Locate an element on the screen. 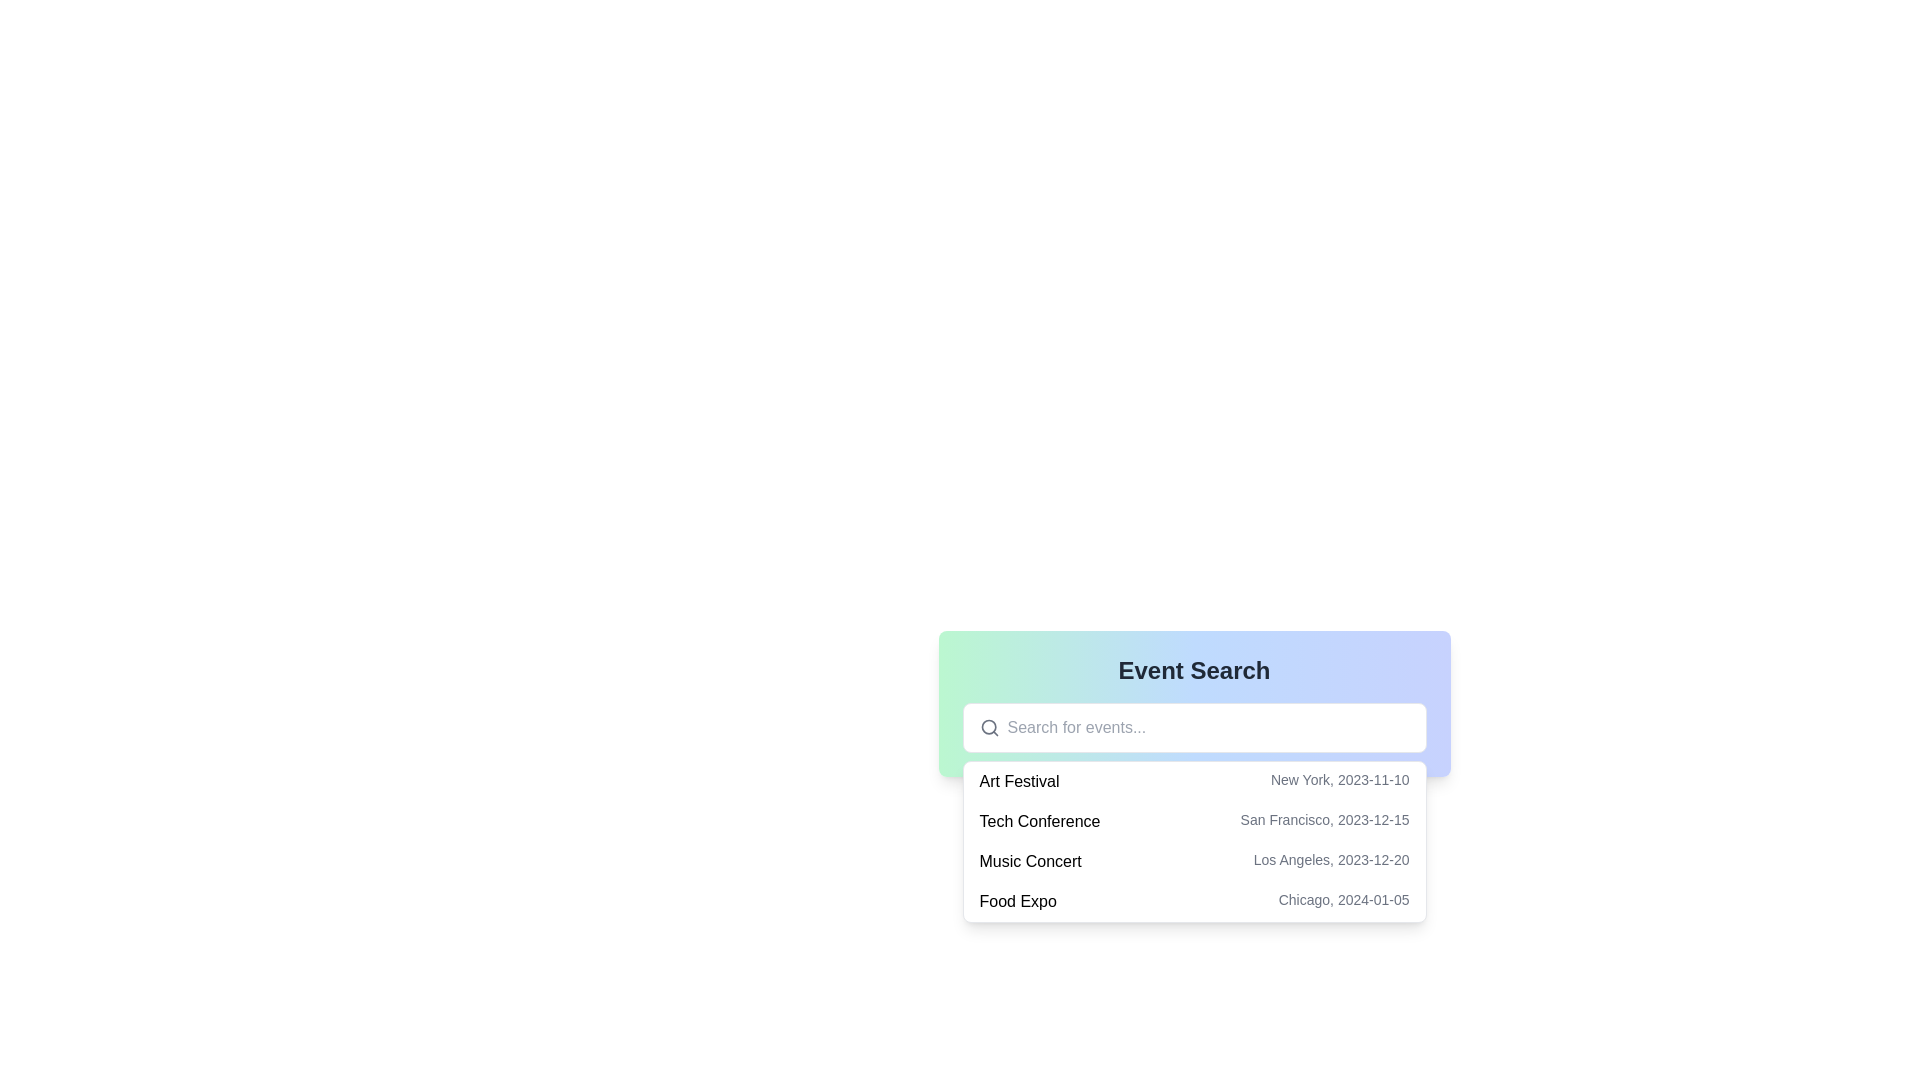  the first row list item displaying the title and date/location of an event in the 'Event Search' section below the 'Search for events...' bar is located at coordinates (1194, 781).